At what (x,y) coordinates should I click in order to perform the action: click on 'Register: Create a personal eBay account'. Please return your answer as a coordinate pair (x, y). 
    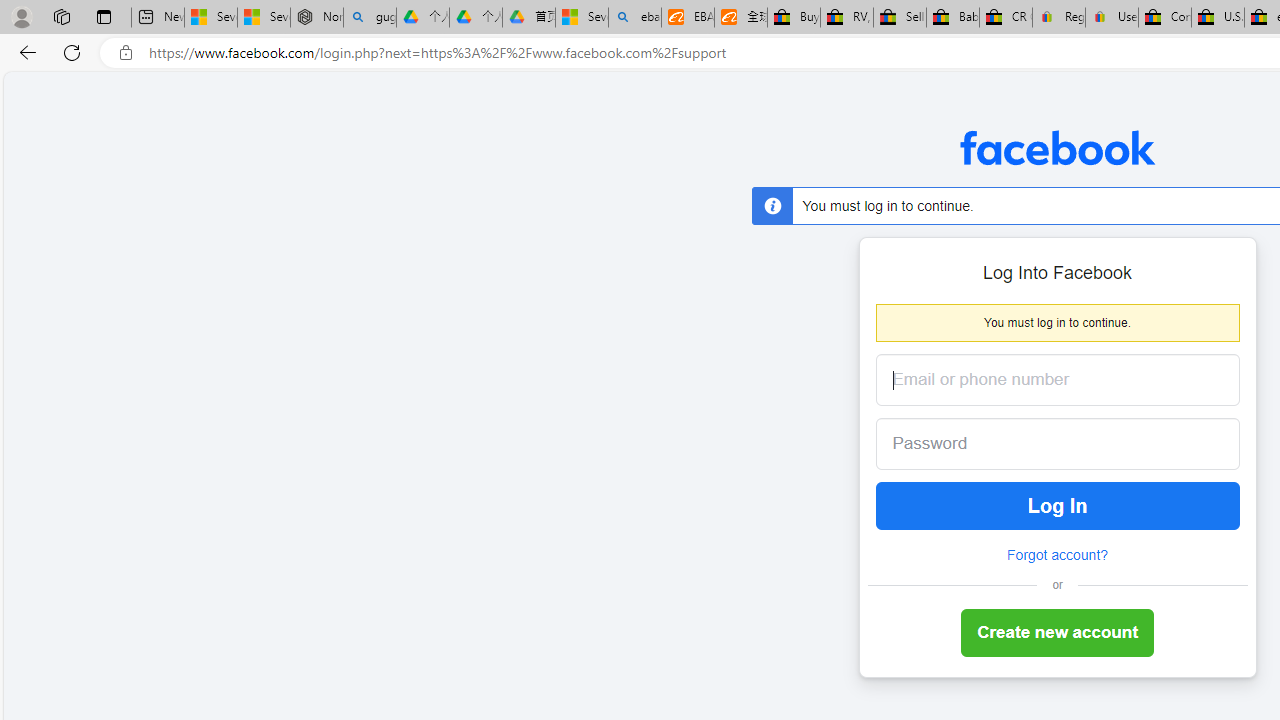
    Looking at the image, I should click on (1058, 17).